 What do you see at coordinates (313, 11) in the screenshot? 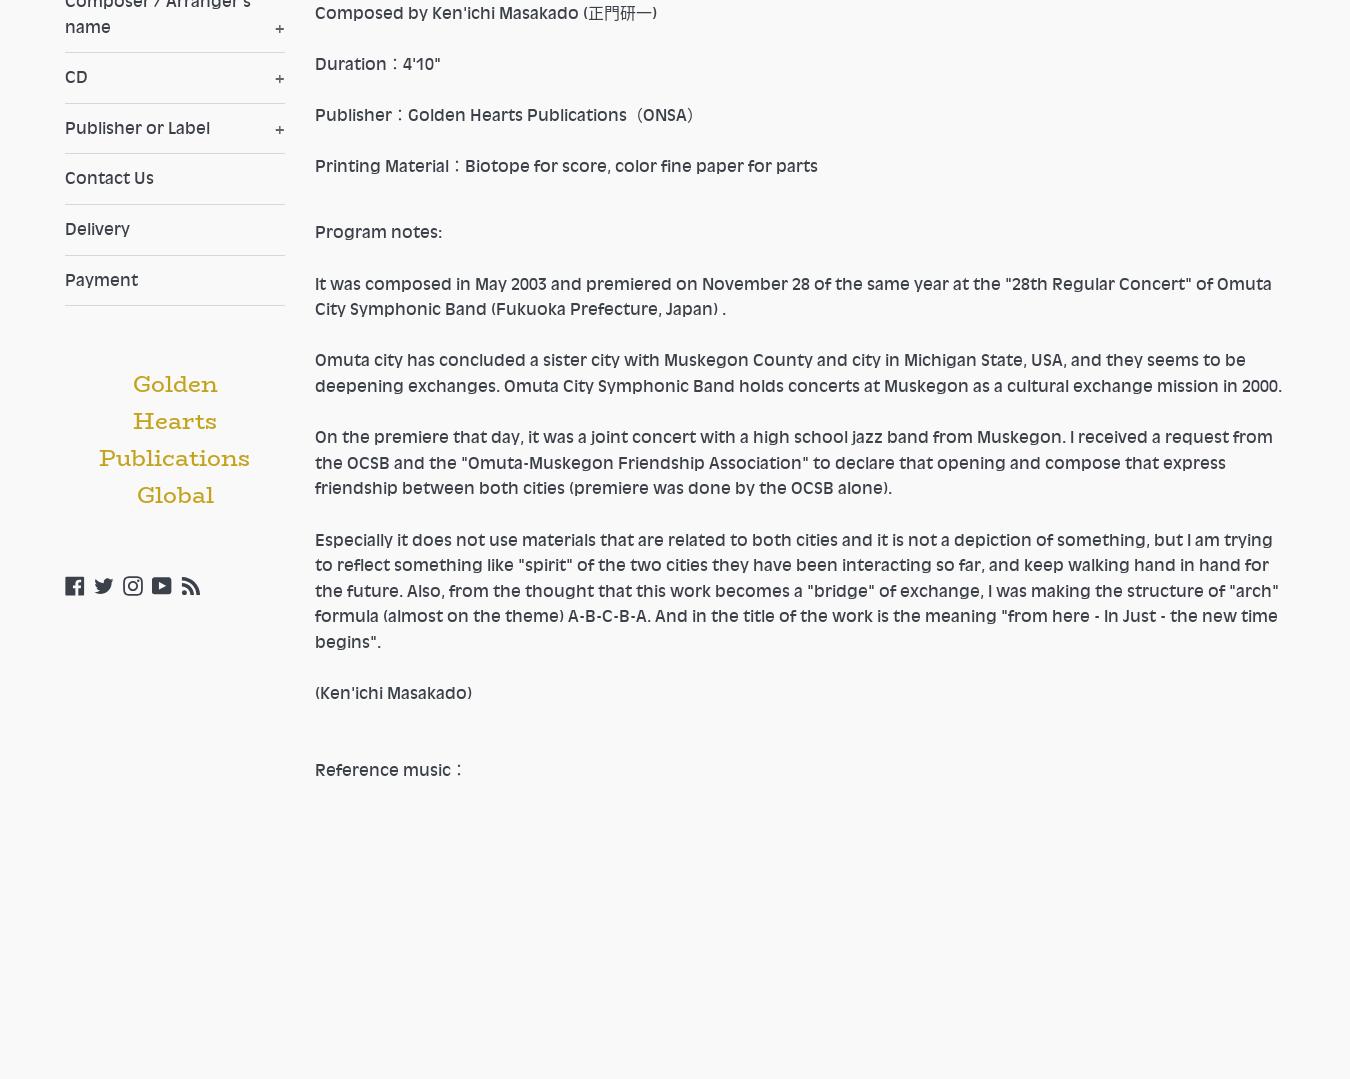
I see `'Composed by Ken'ichi Masakado (正門研一)'` at bounding box center [313, 11].